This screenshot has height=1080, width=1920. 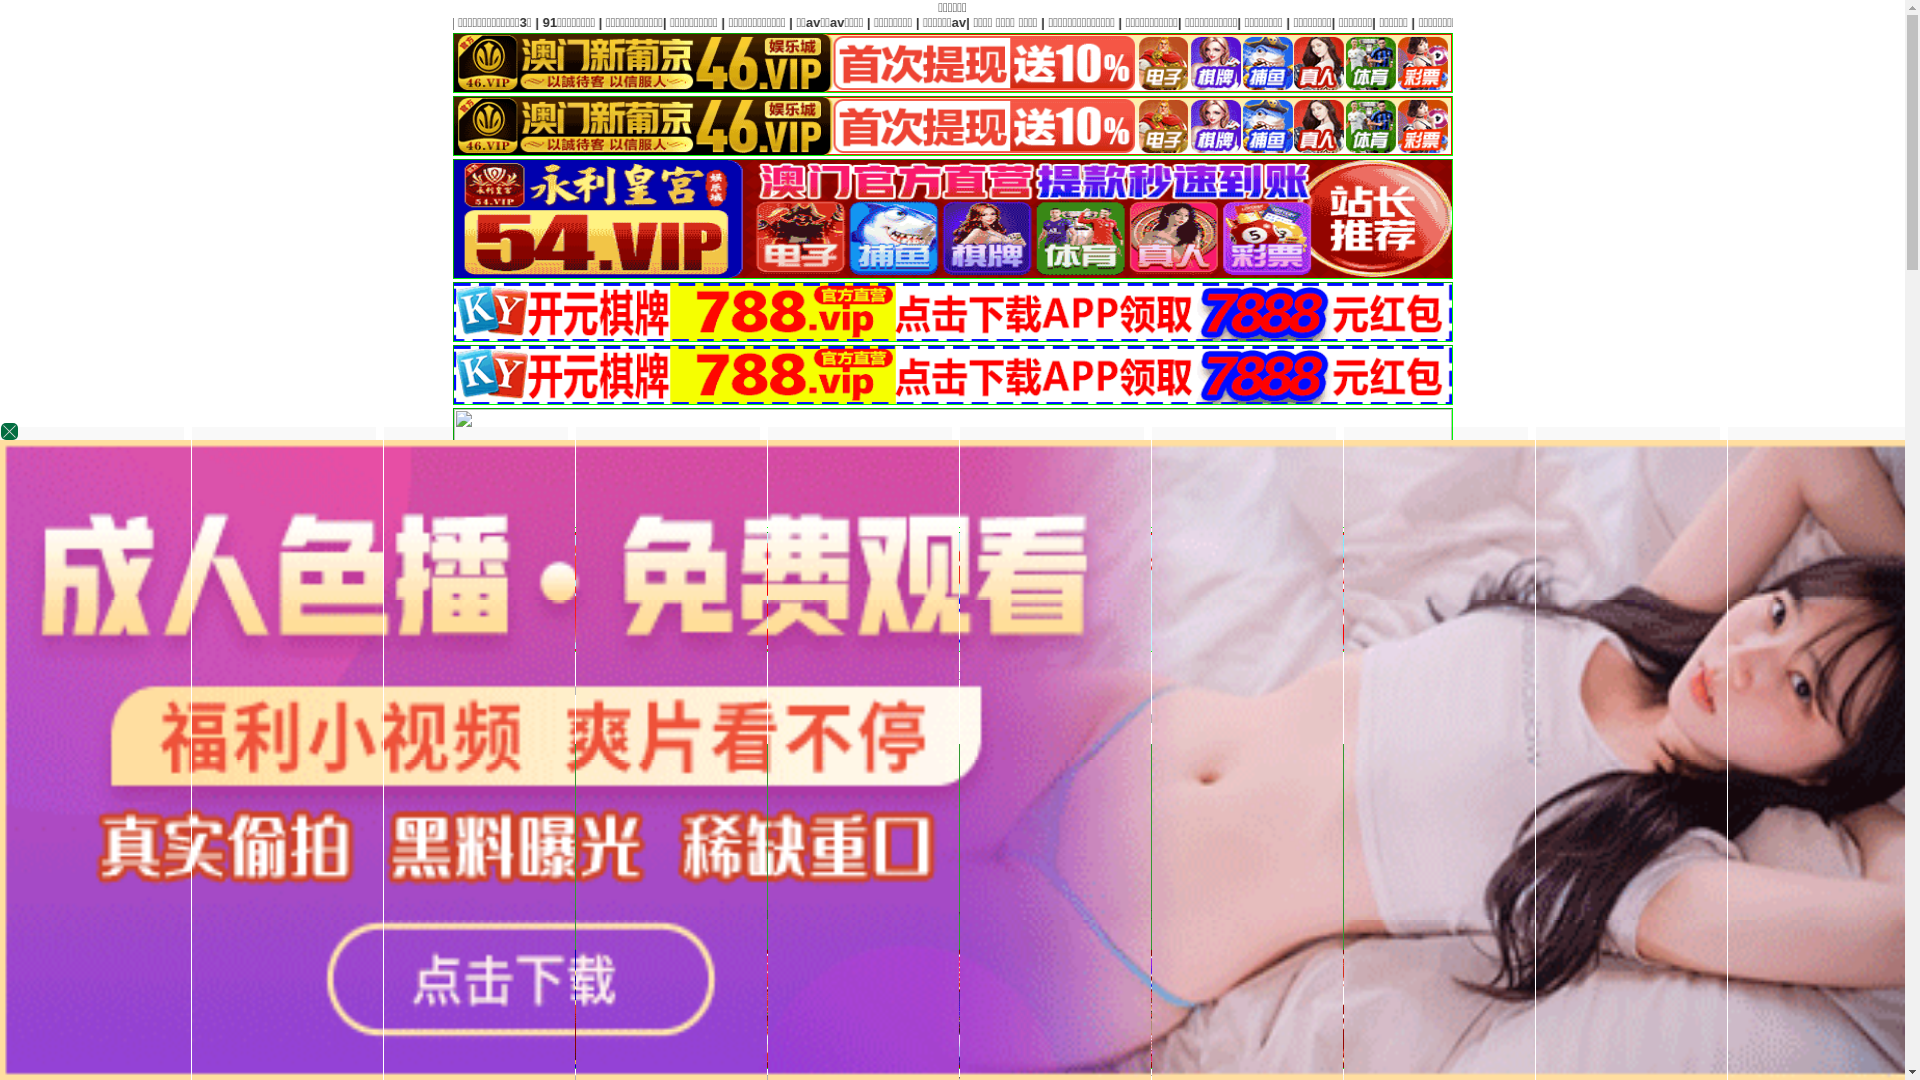 What do you see at coordinates (1510, 689) in the screenshot?
I see `'www.hehui888.com'` at bounding box center [1510, 689].